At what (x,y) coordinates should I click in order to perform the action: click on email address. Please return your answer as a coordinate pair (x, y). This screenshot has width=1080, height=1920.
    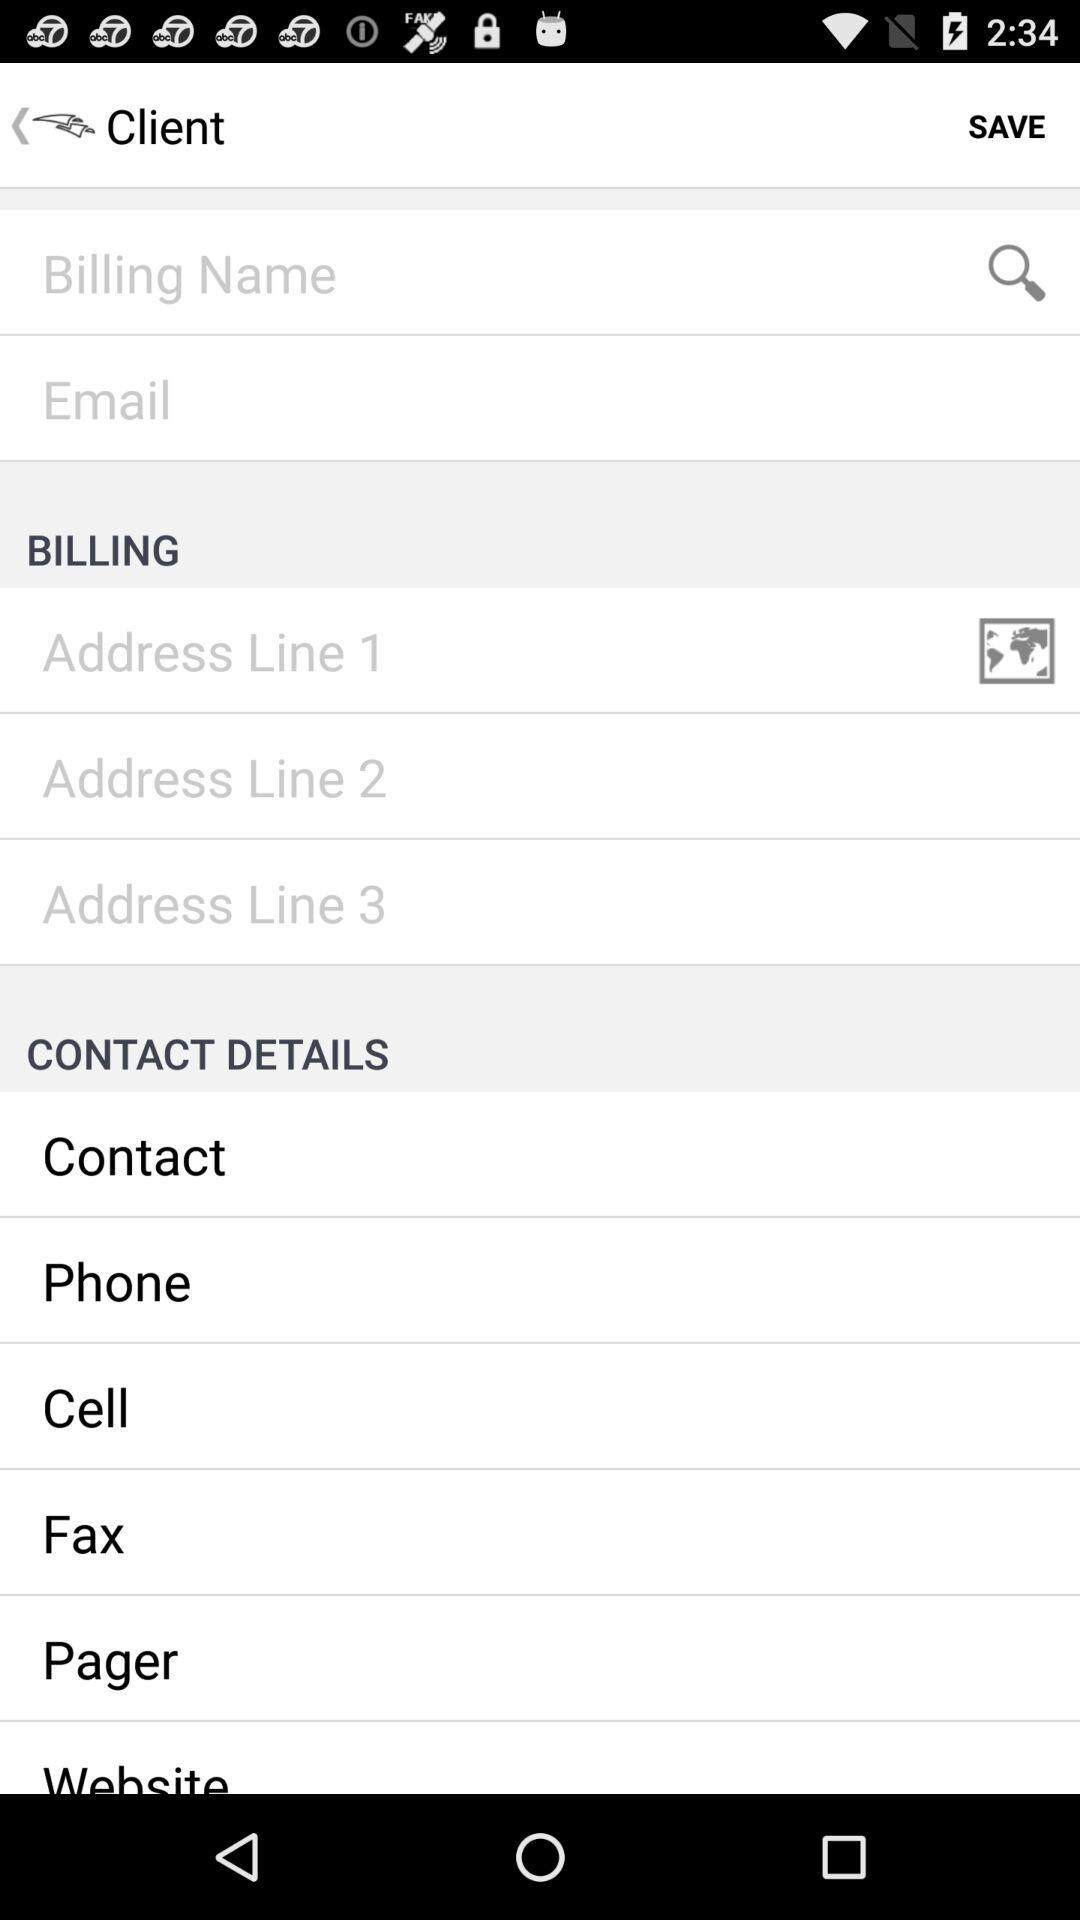
    Looking at the image, I should click on (540, 398).